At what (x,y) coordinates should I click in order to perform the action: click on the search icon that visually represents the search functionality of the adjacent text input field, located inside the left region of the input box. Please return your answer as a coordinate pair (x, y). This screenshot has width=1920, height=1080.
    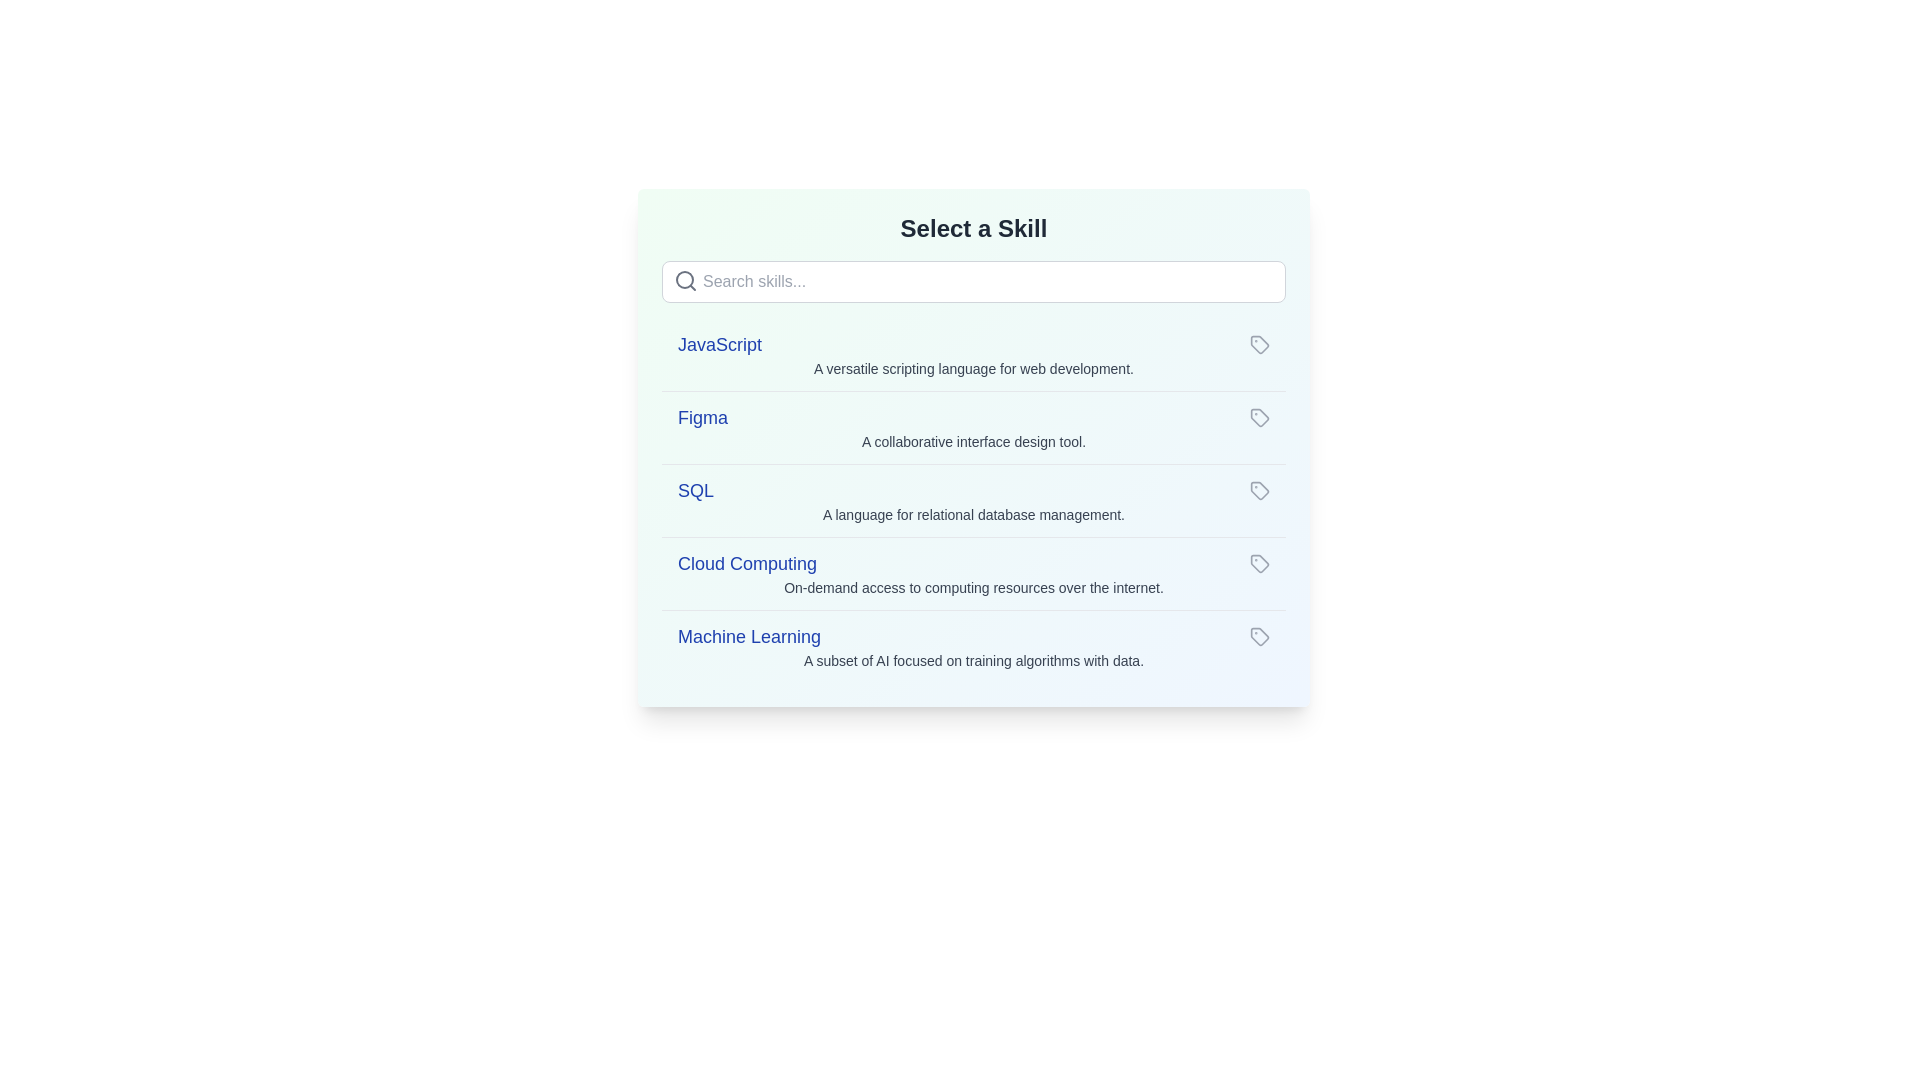
    Looking at the image, I should click on (686, 281).